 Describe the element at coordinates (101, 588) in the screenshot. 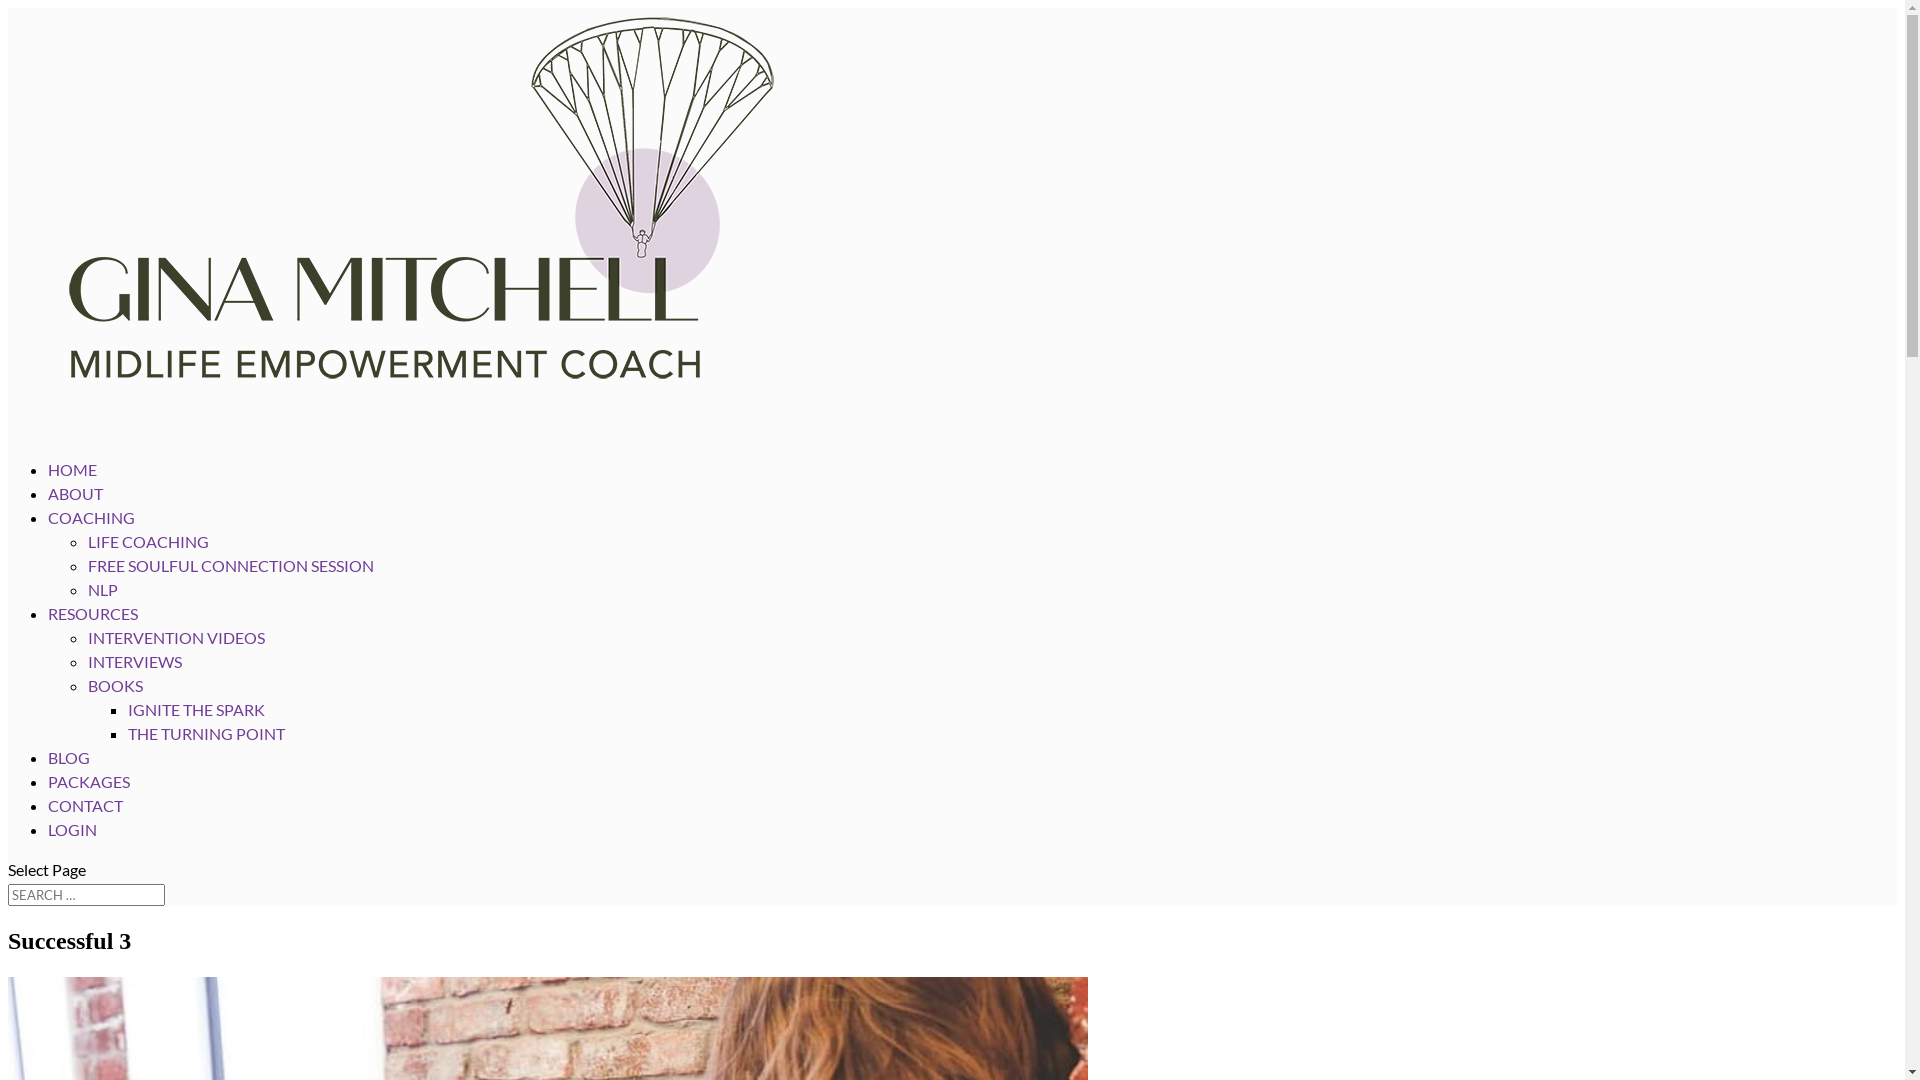

I see `'NLP'` at that location.